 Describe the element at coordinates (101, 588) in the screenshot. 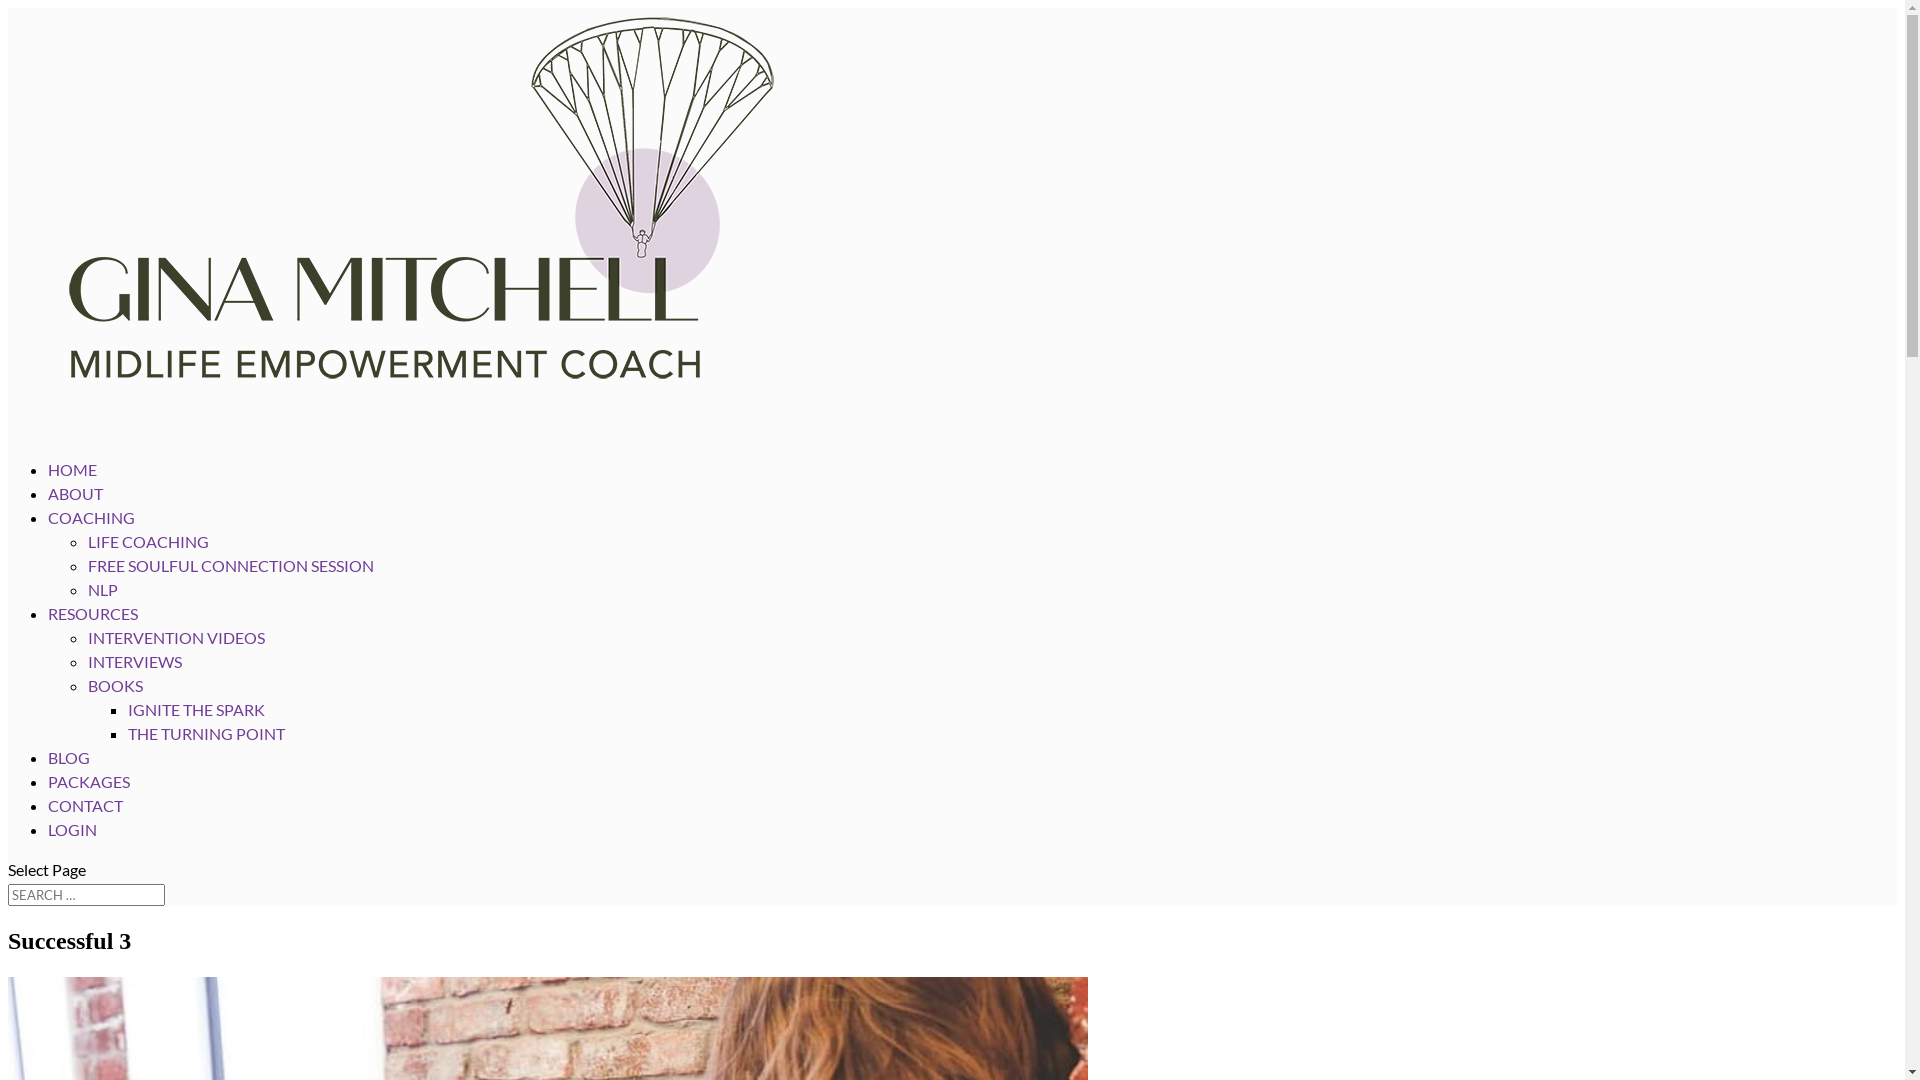

I see `'NLP'` at that location.